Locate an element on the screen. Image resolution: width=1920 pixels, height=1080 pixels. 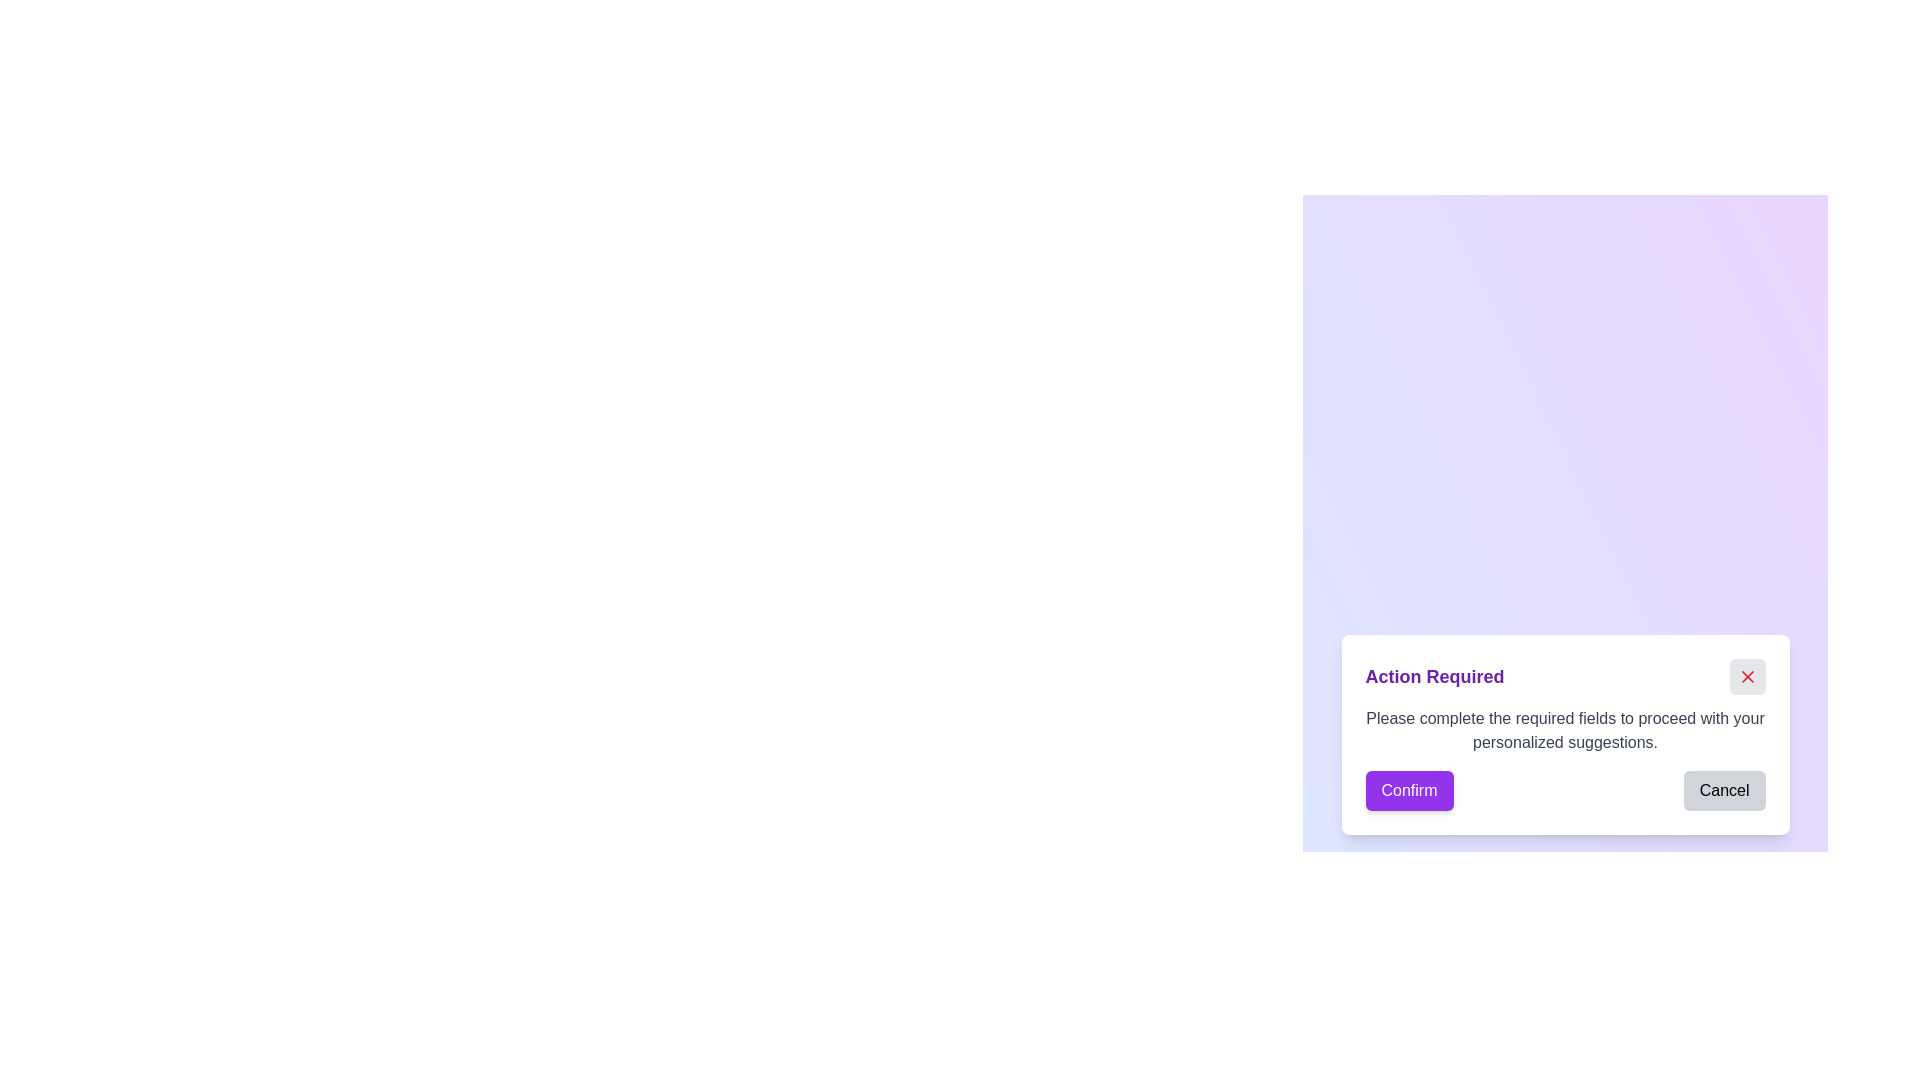
text message 'Please complete the required fields to proceed with your personalized suggestions.' displayed in muted gray color within the dialog box, positioned below the title 'Action Required' is located at coordinates (1564, 731).